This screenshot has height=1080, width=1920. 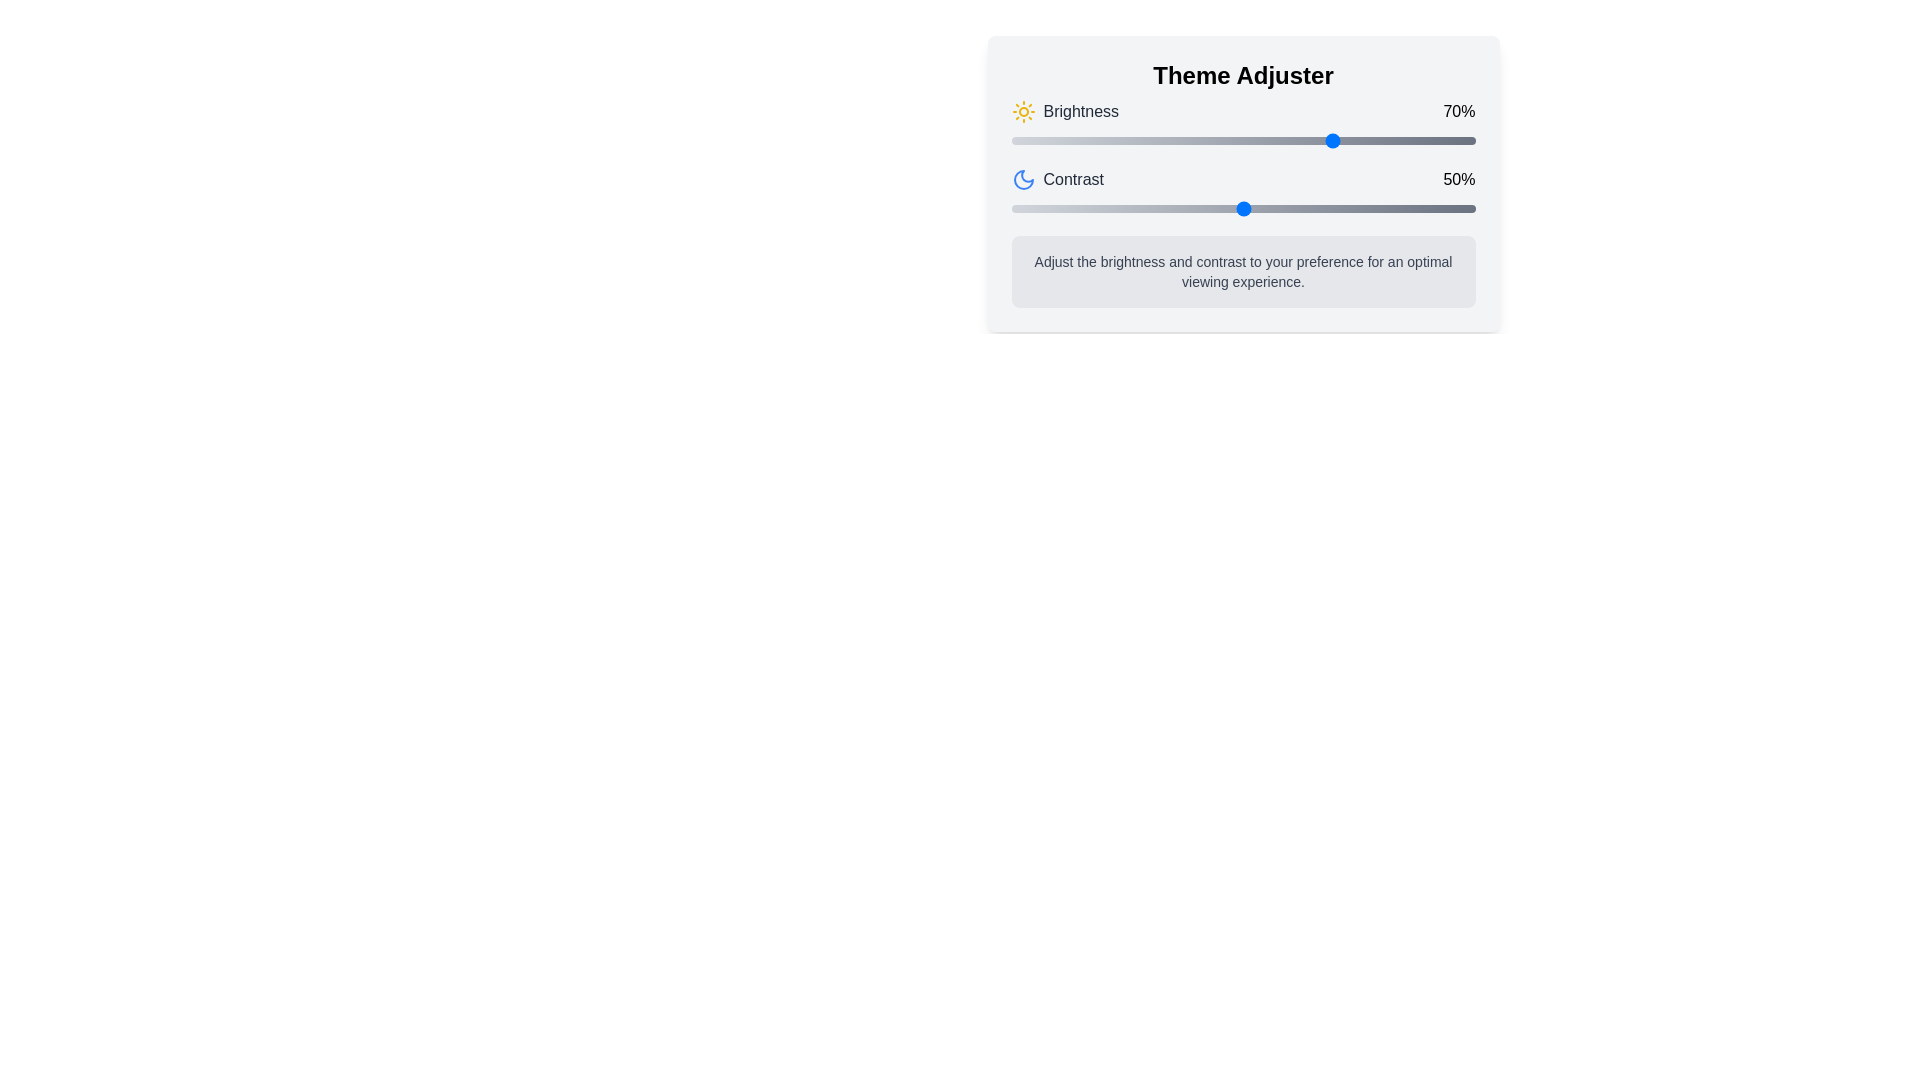 What do you see at coordinates (1270, 208) in the screenshot?
I see `contrast` at bounding box center [1270, 208].